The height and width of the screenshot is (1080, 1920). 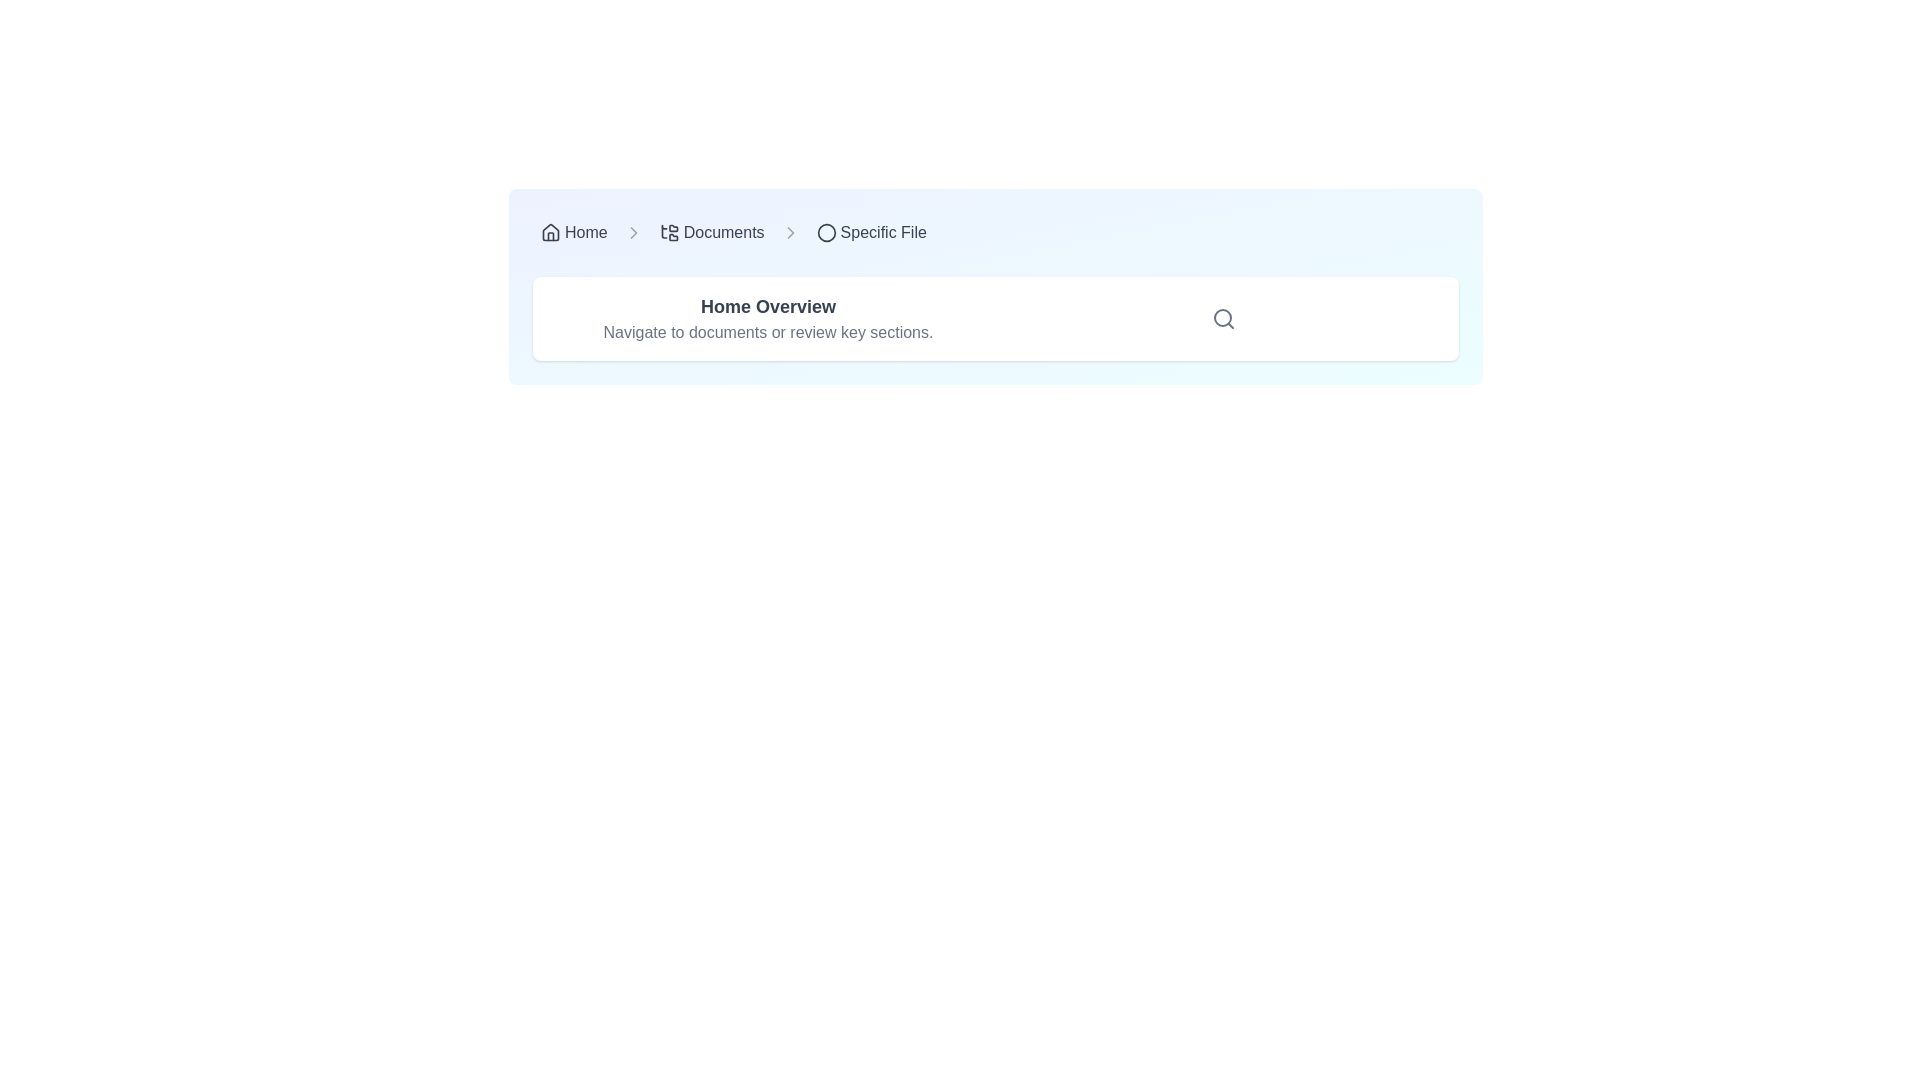 What do you see at coordinates (573, 231) in the screenshot?
I see `the first item in the breadcrumb navigation bar, which functions as a hyperlink to navigate back to the homepage, to observe the visual hover effect` at bounding box center [573, 231].